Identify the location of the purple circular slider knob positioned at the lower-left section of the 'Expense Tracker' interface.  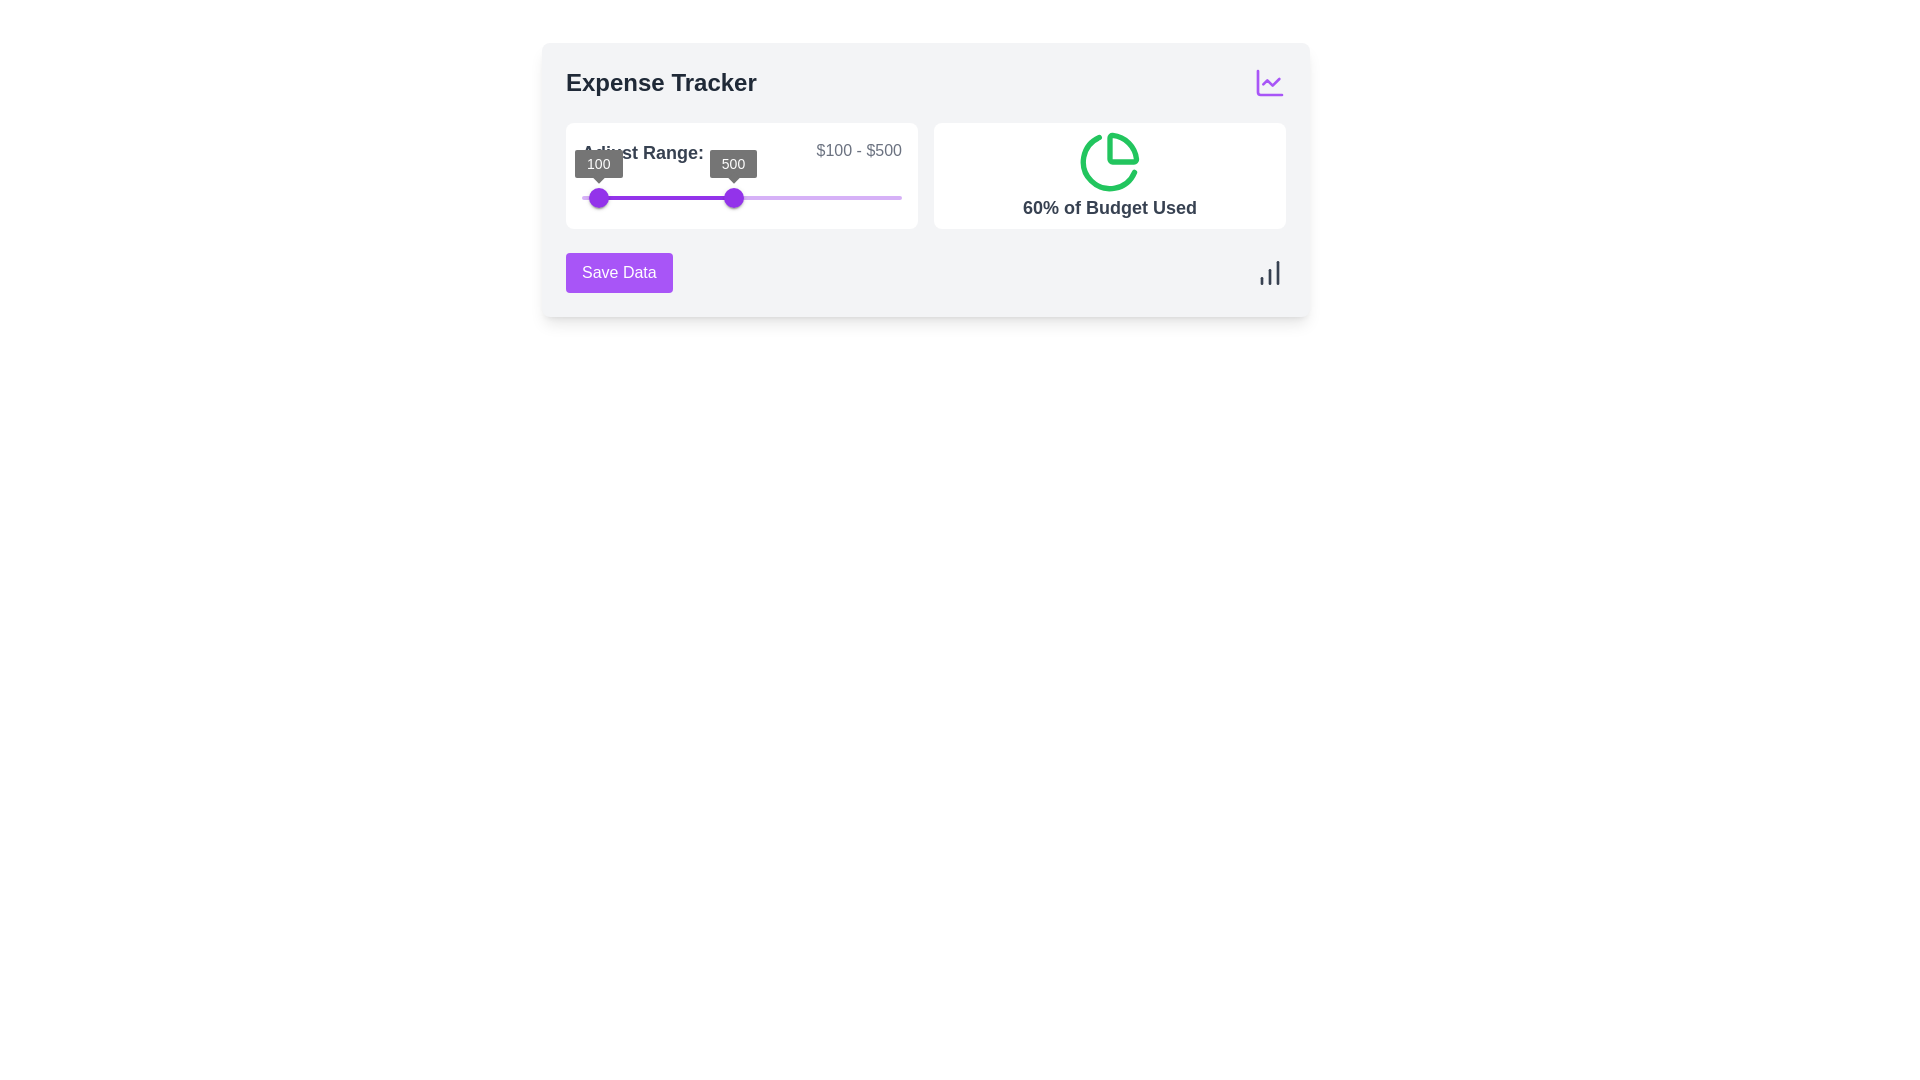
(597, 197).